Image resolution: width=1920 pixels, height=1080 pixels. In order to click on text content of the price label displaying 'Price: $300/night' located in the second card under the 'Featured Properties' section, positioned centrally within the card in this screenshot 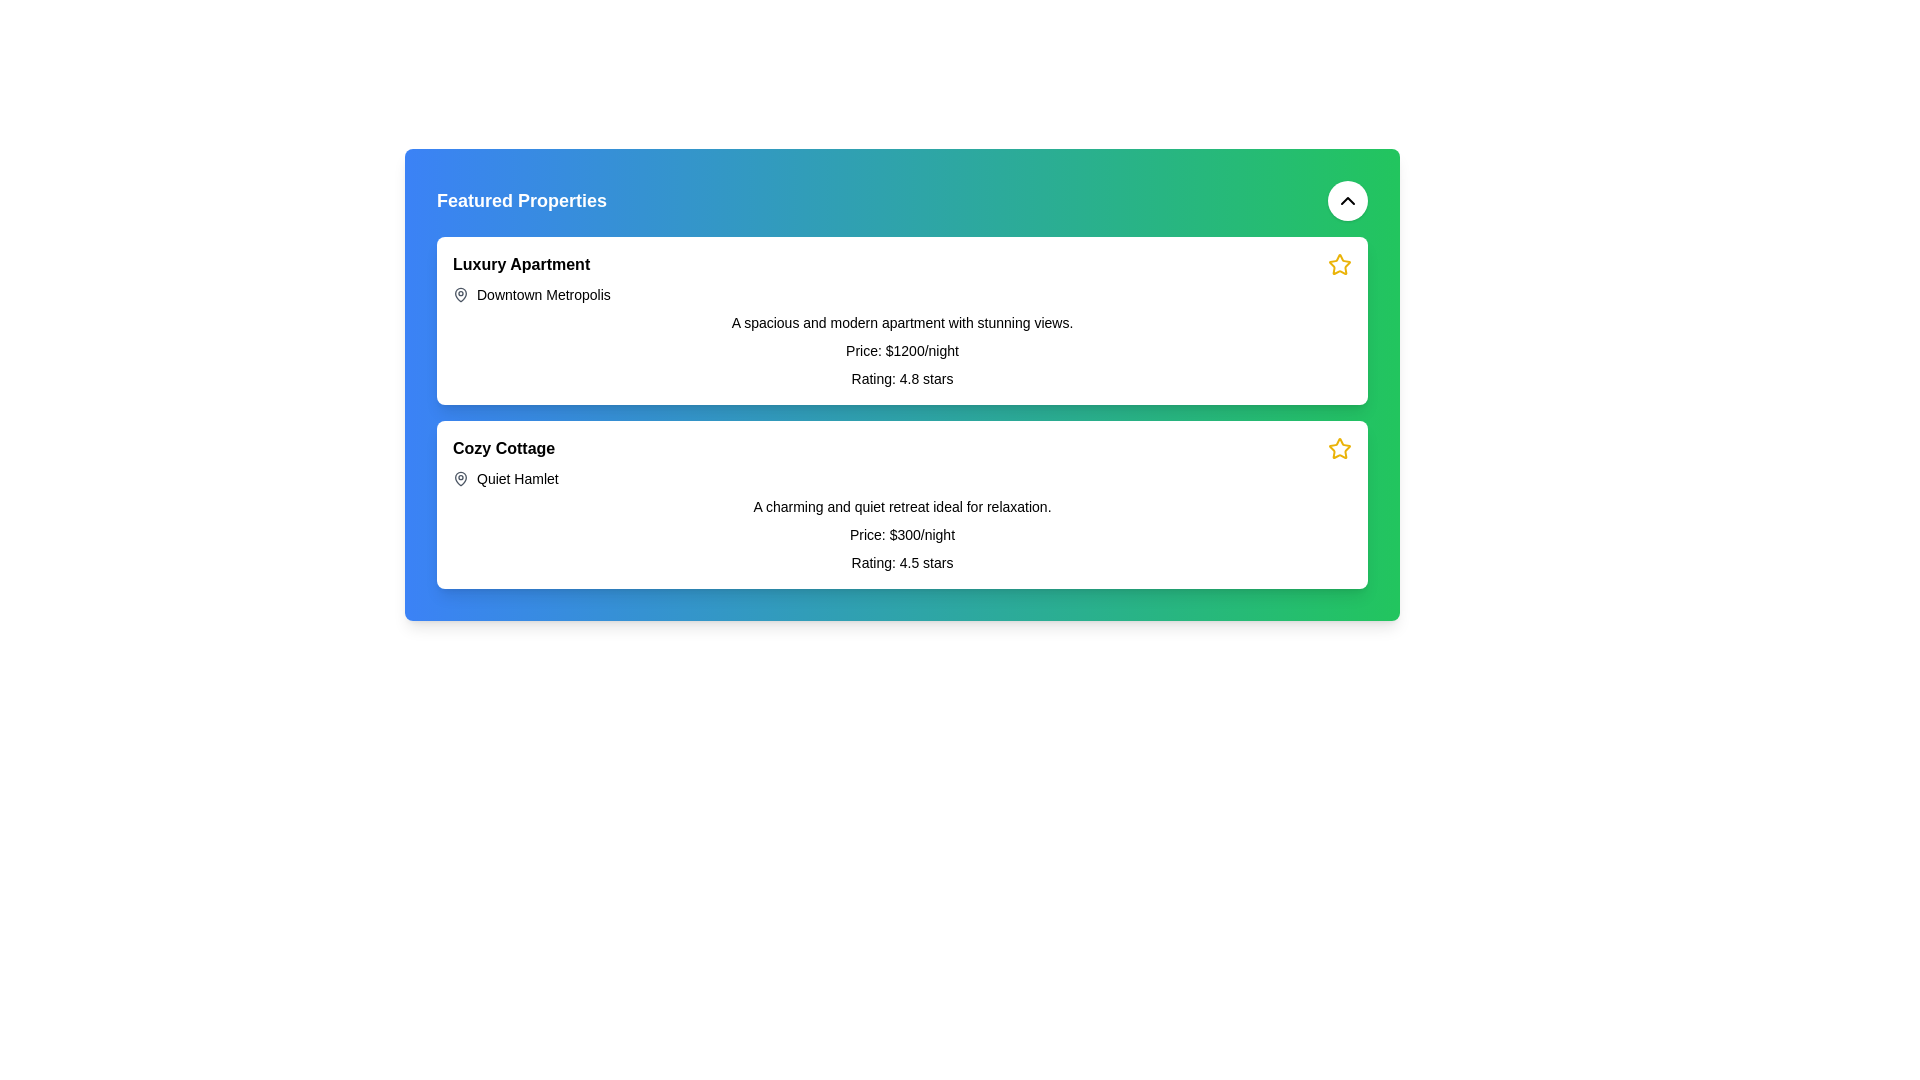, I will do `click(901, 534)`.